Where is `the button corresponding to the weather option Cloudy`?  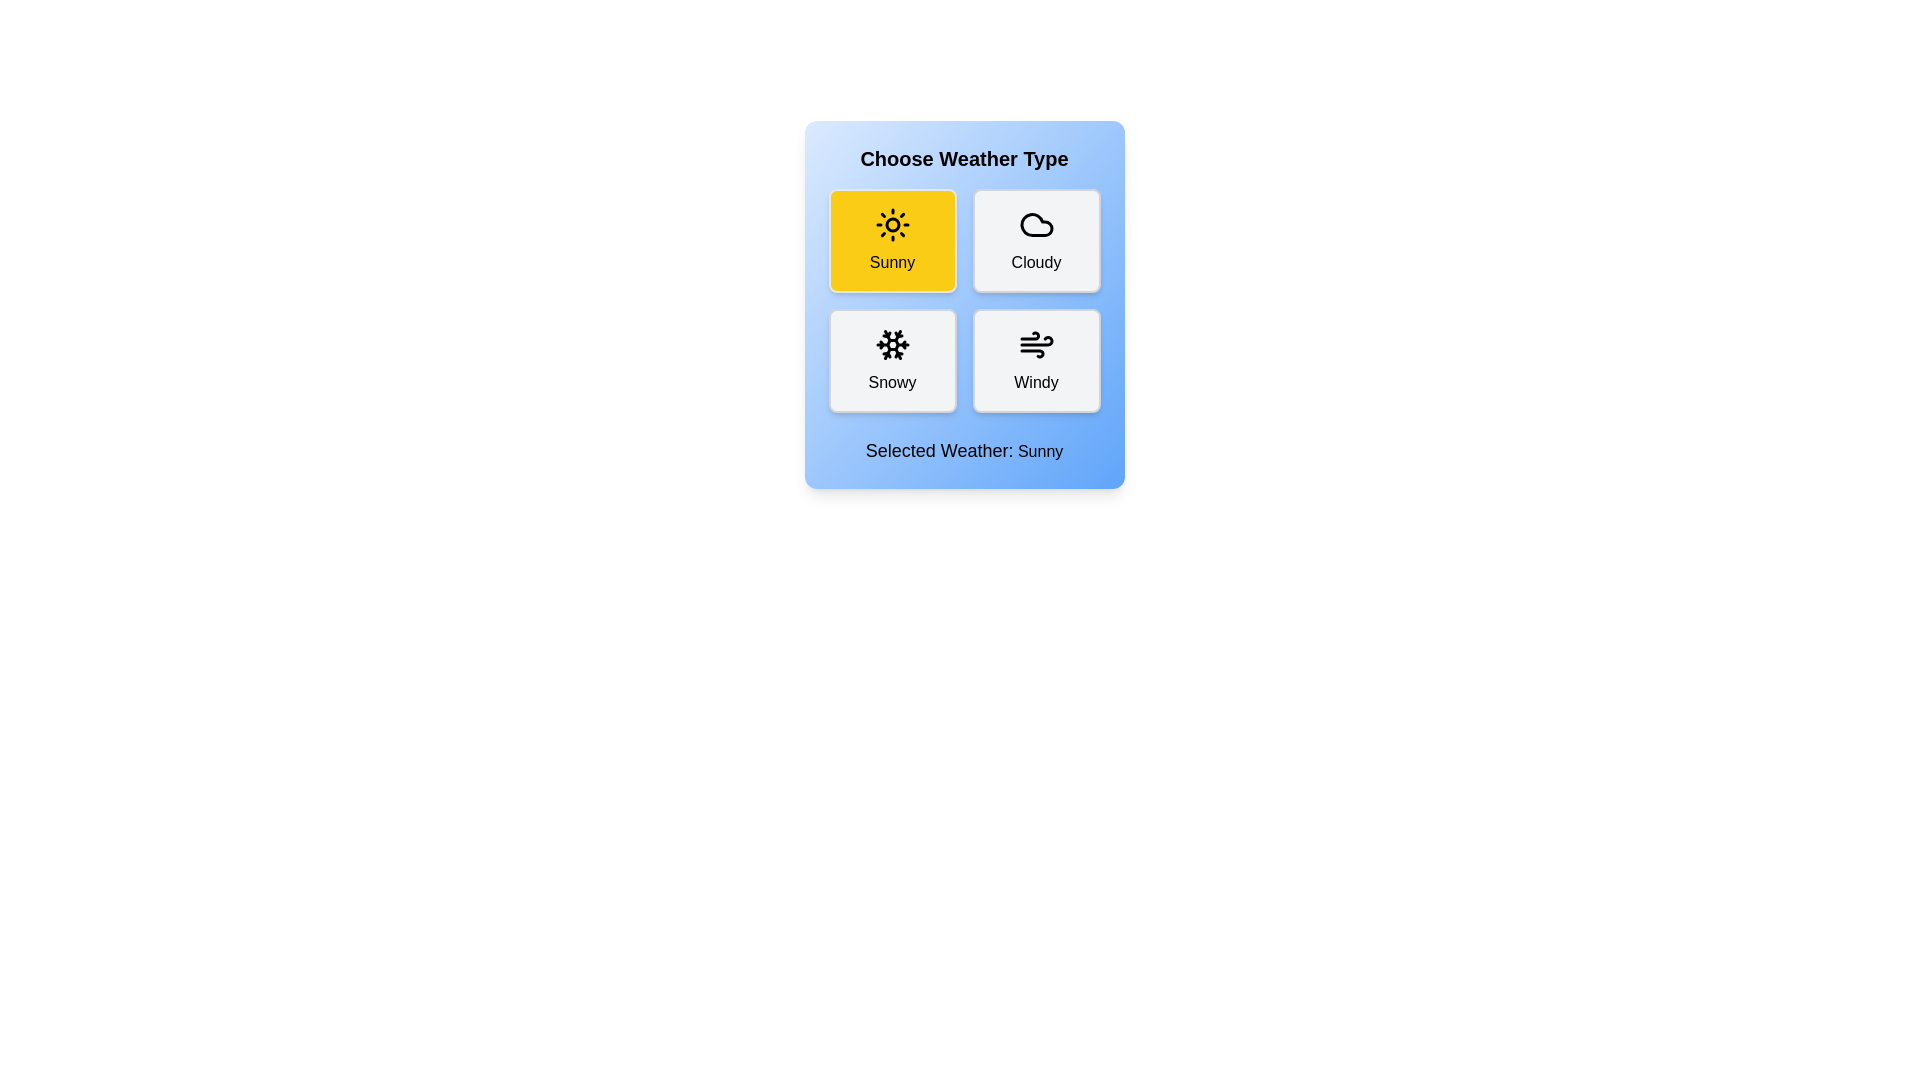 the button corresponding to the weather option Cloudy is located at coordinates (1036, 239).